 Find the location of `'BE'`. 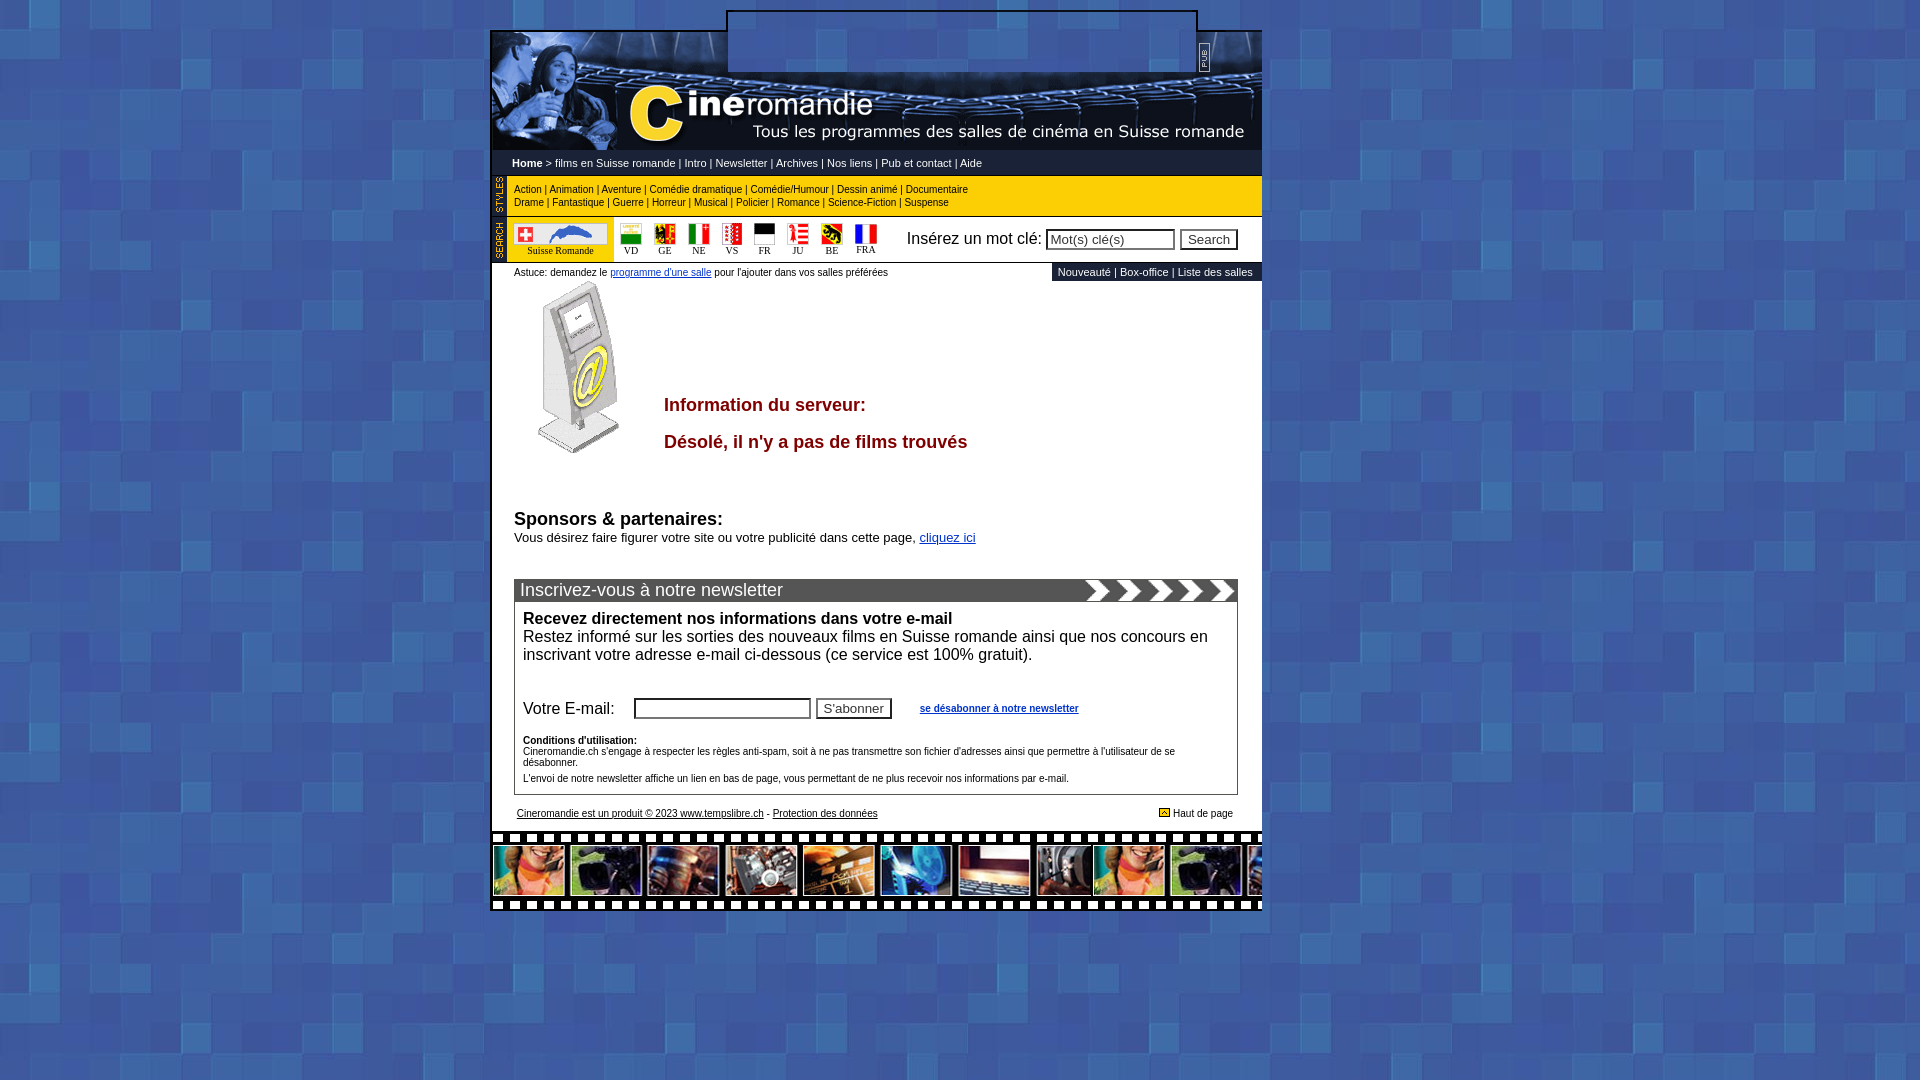

'BE' is located at coordinates (831, 245).